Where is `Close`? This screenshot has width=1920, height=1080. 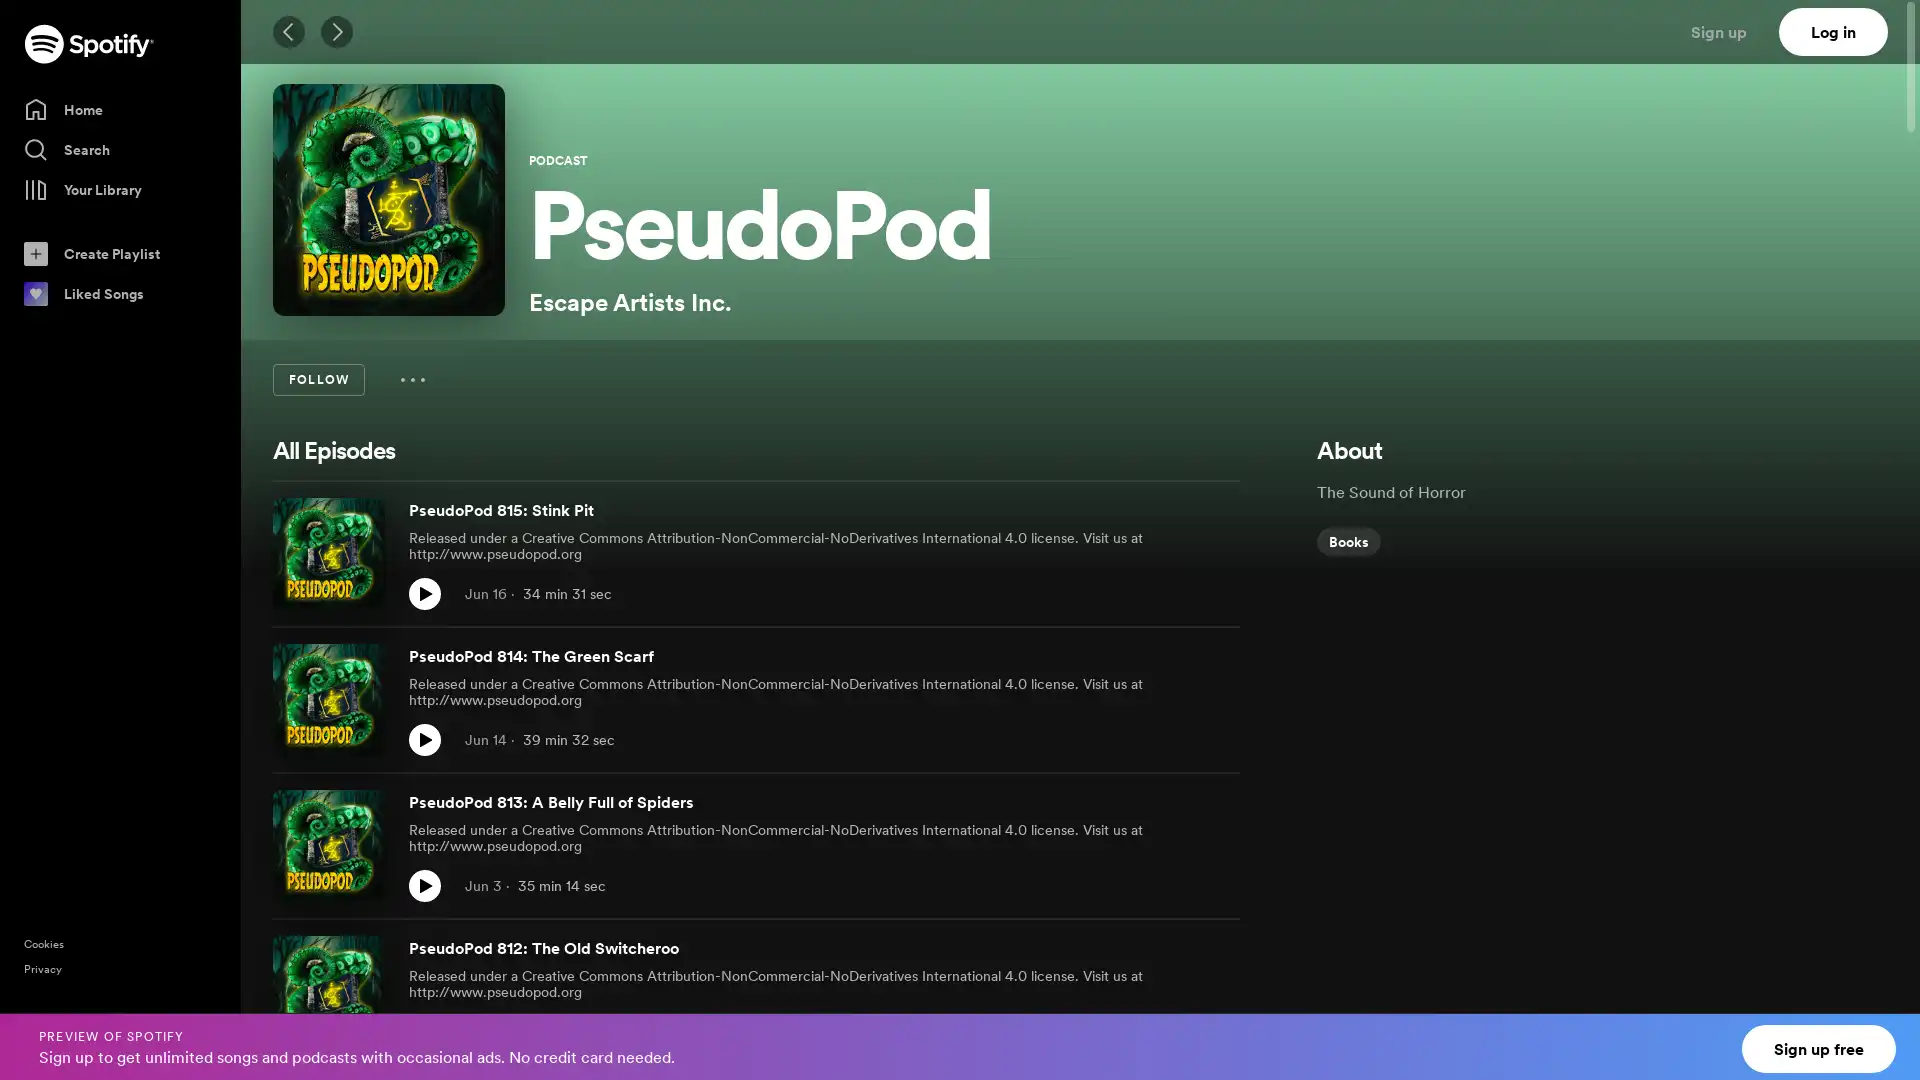
Close is located at coordinates (1886, 1034).